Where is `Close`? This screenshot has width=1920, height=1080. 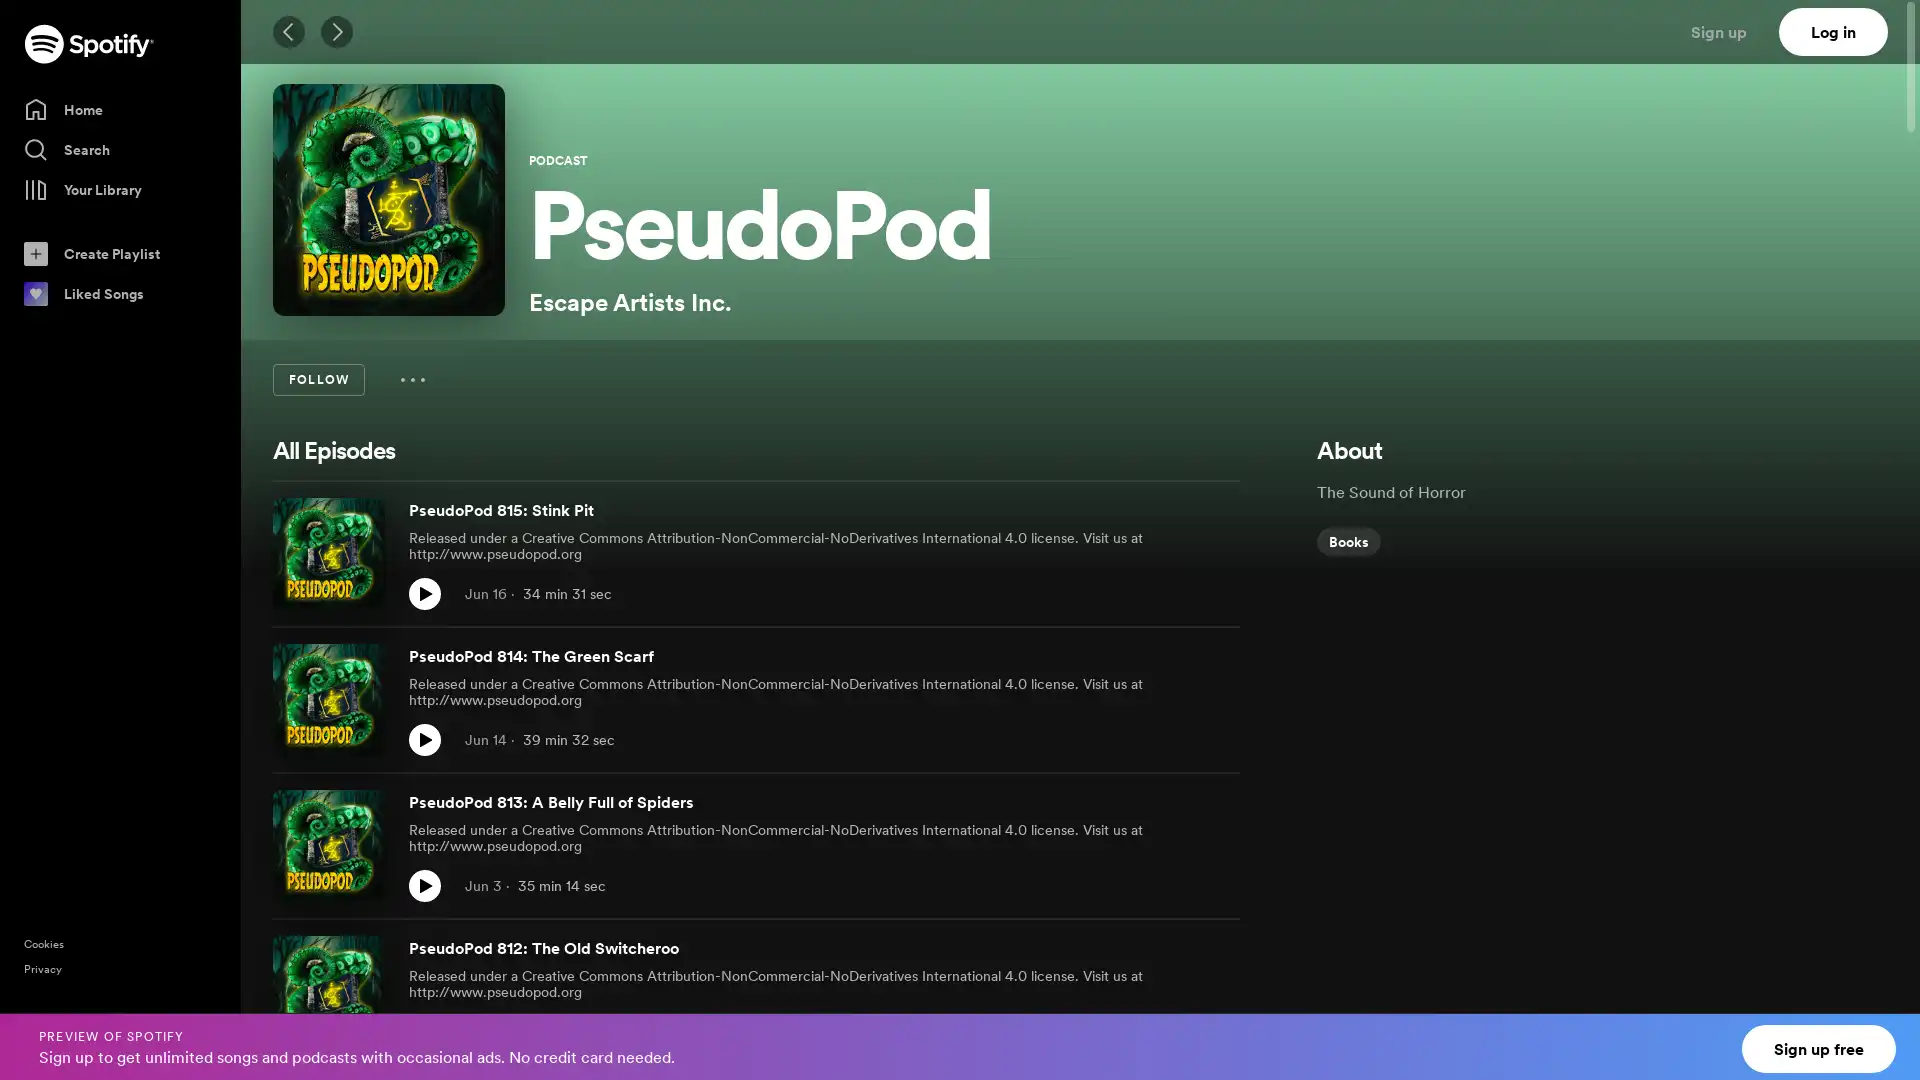
Close is located at coordinates (1886, 1034).